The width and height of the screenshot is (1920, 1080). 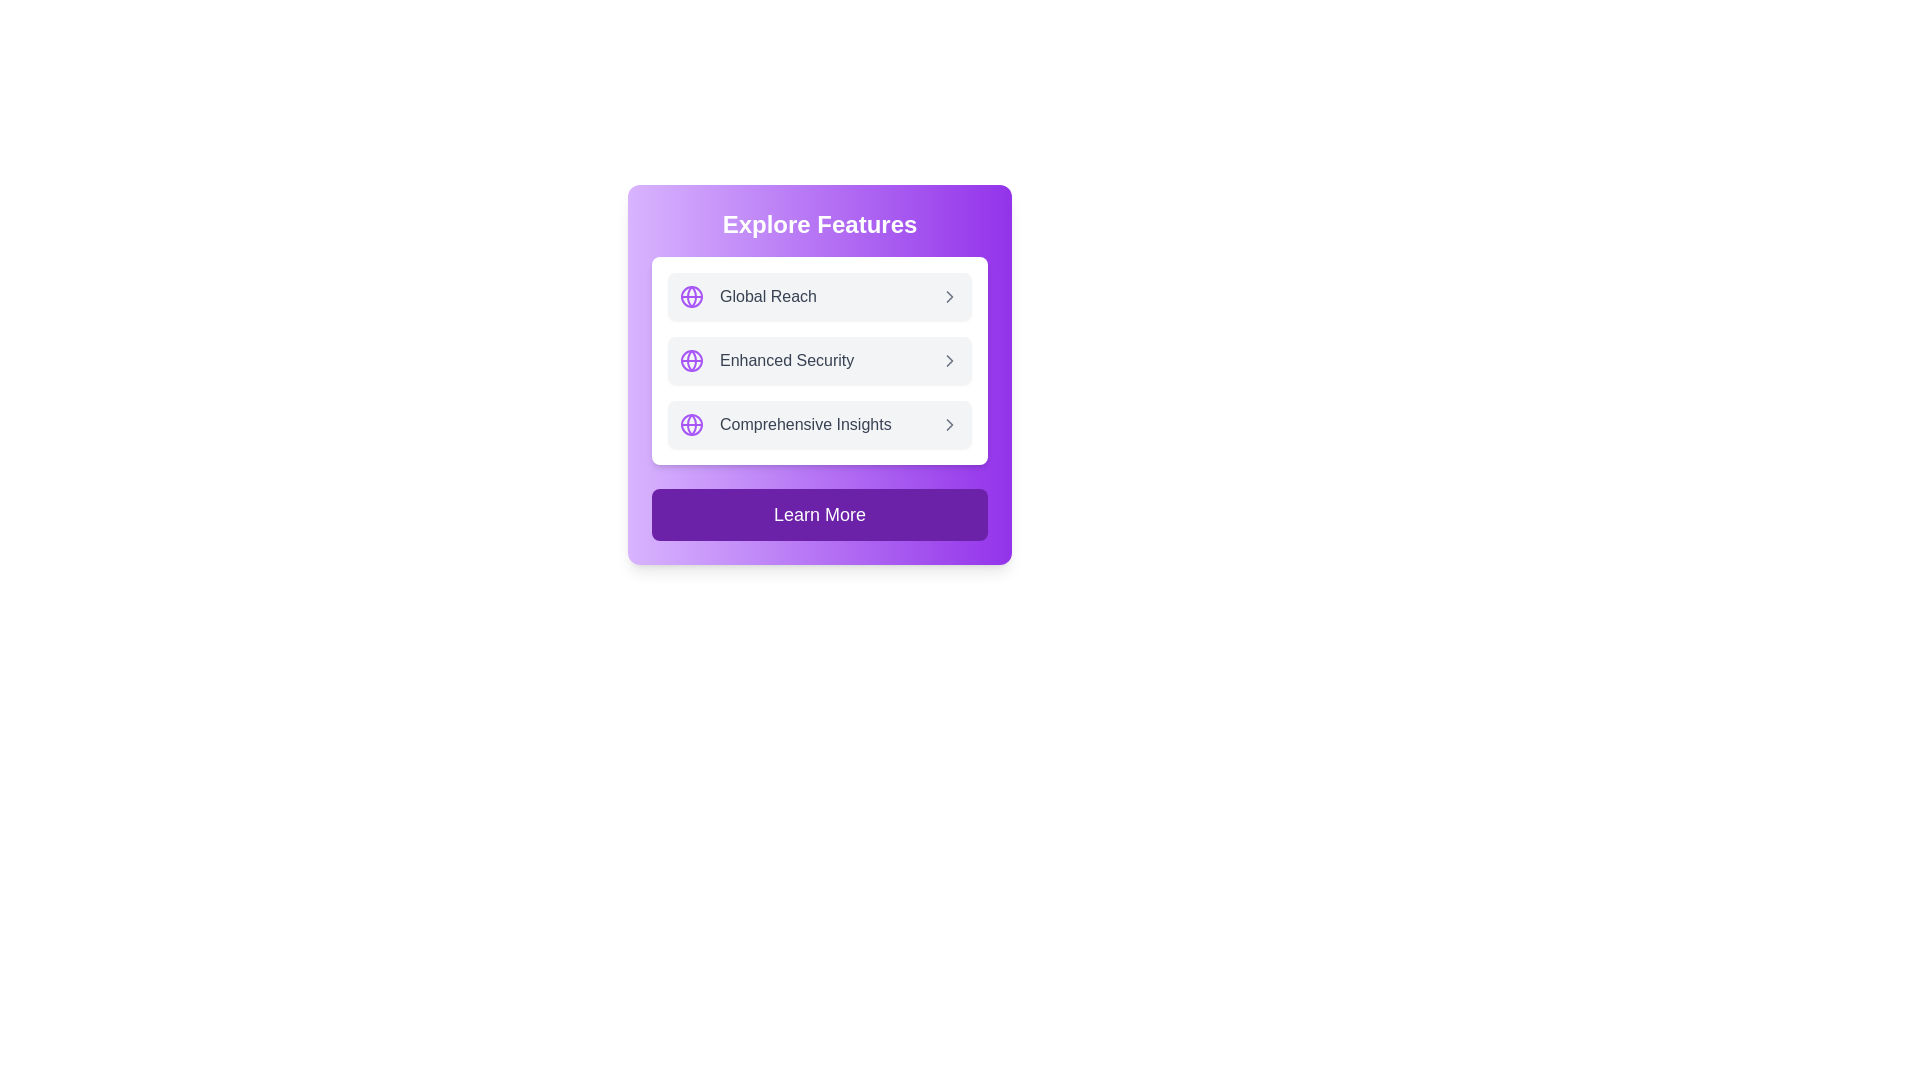 I want to click on the vector graphic element within the circular icon that represents a globe or circular motion, which is adjacent to the 'Global Reach' list item in the feature list panel, so click(x=691, y=297).